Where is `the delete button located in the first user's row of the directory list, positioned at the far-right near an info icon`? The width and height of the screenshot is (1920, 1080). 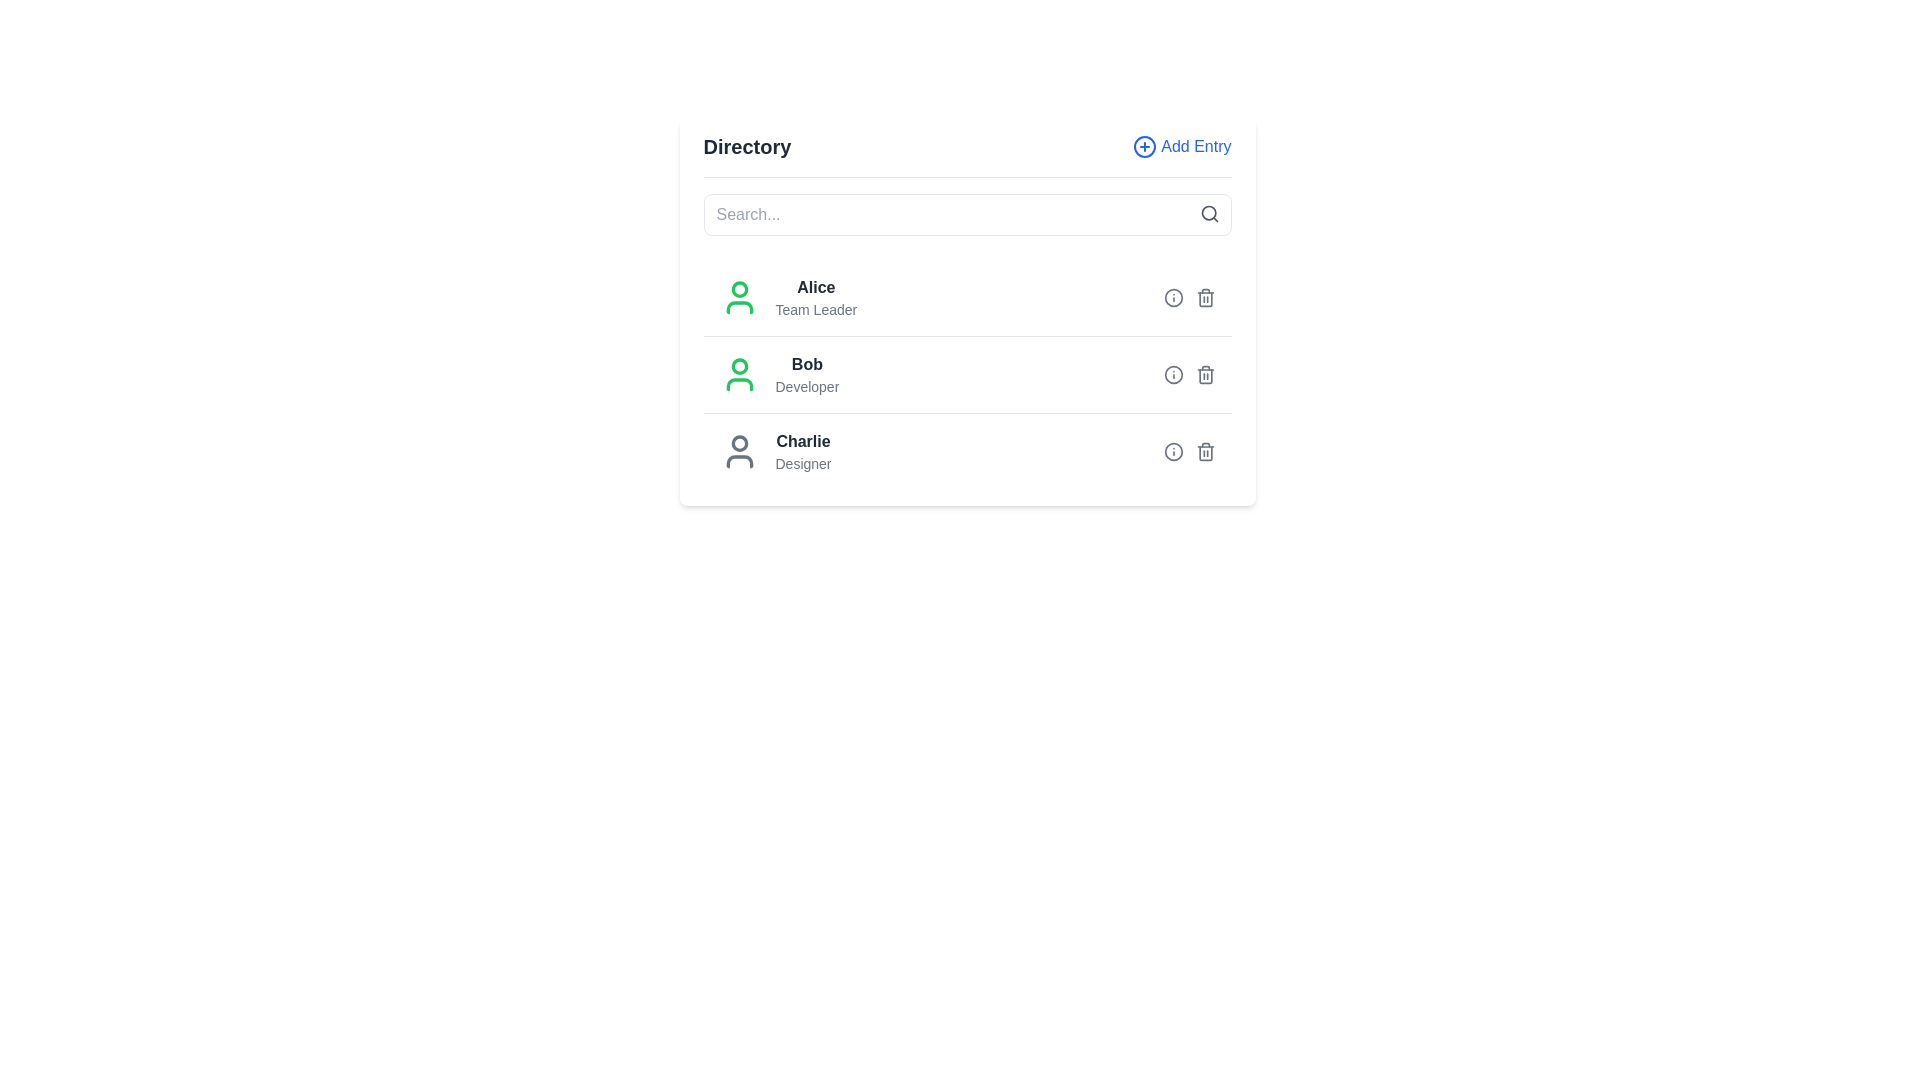
the delete button located in the first user's row of the directory list, positioned at the far-right near an info icon is located at coordinates (1204, 297).